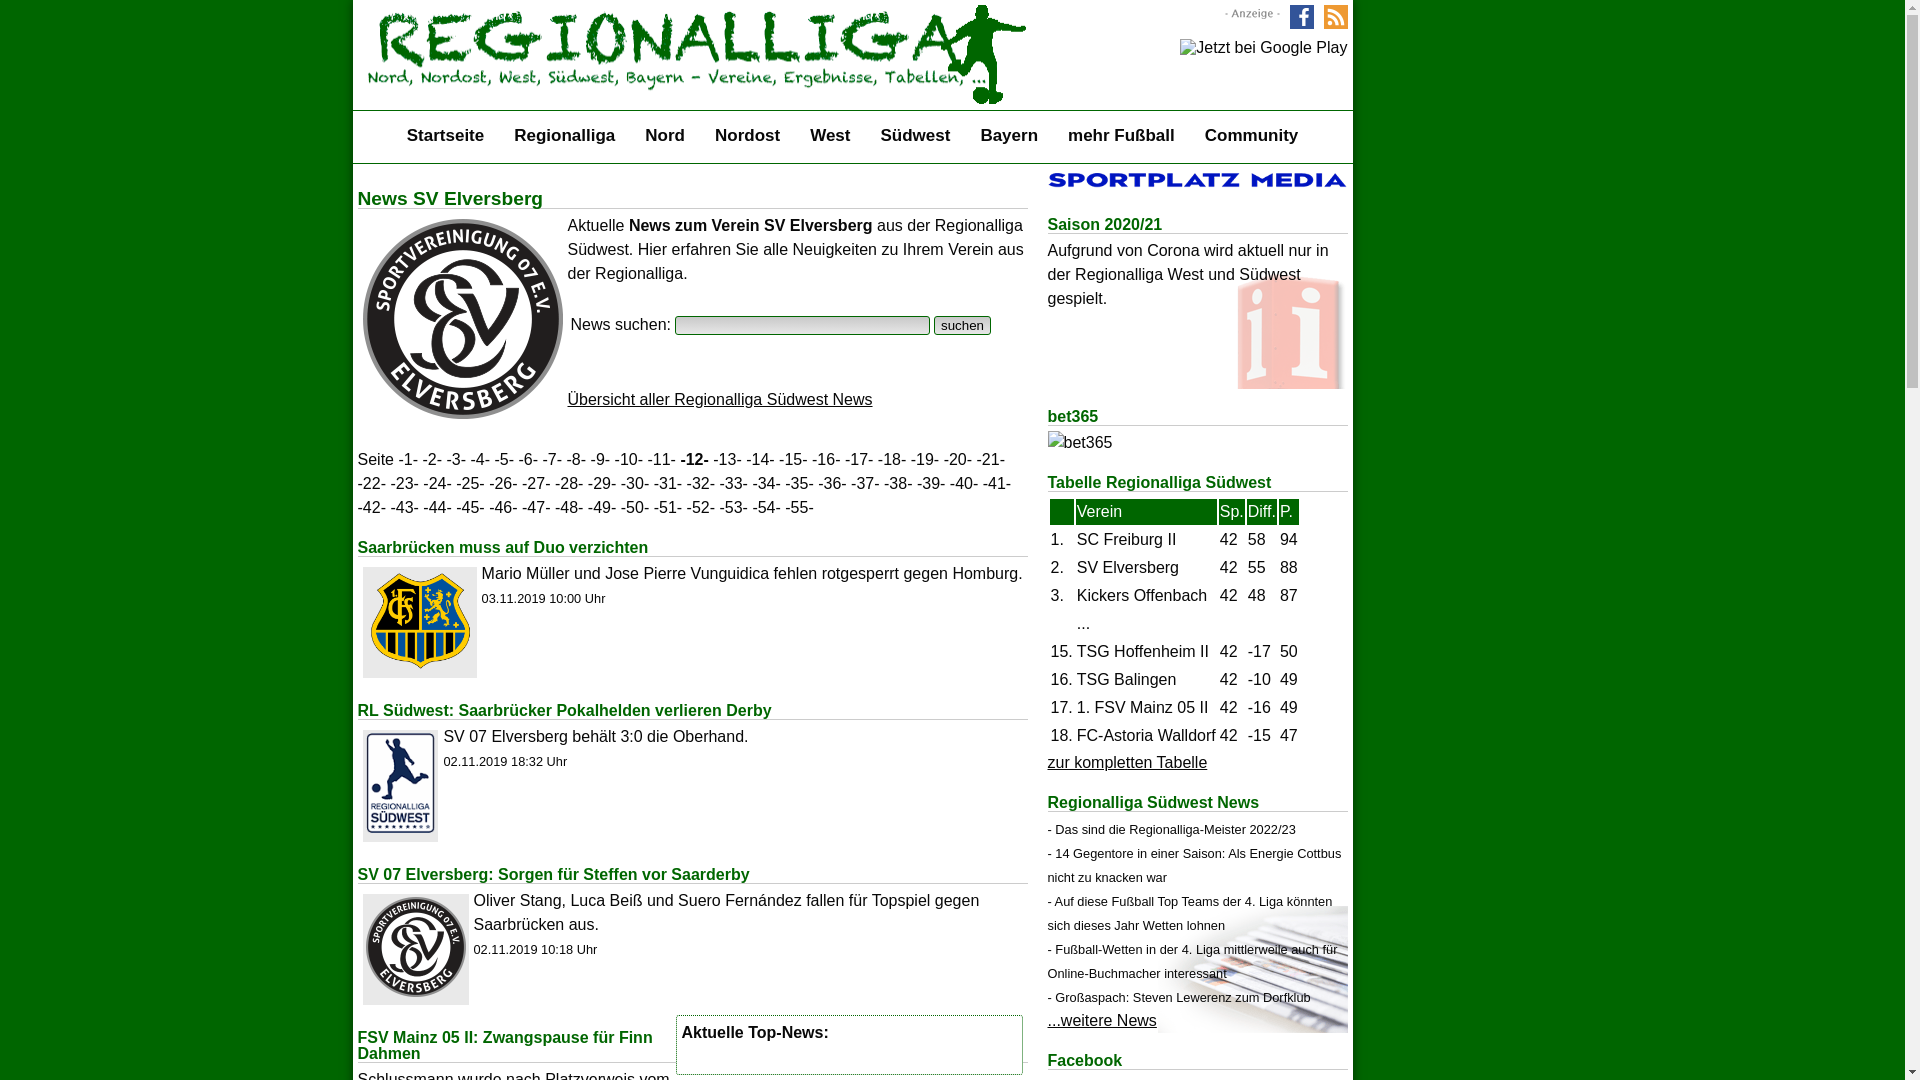 The width and height of the screenshot is (1920, 1080). Describe the element at coordinates (878, 459) in the screenshot. I see `'-18-'` at that location.